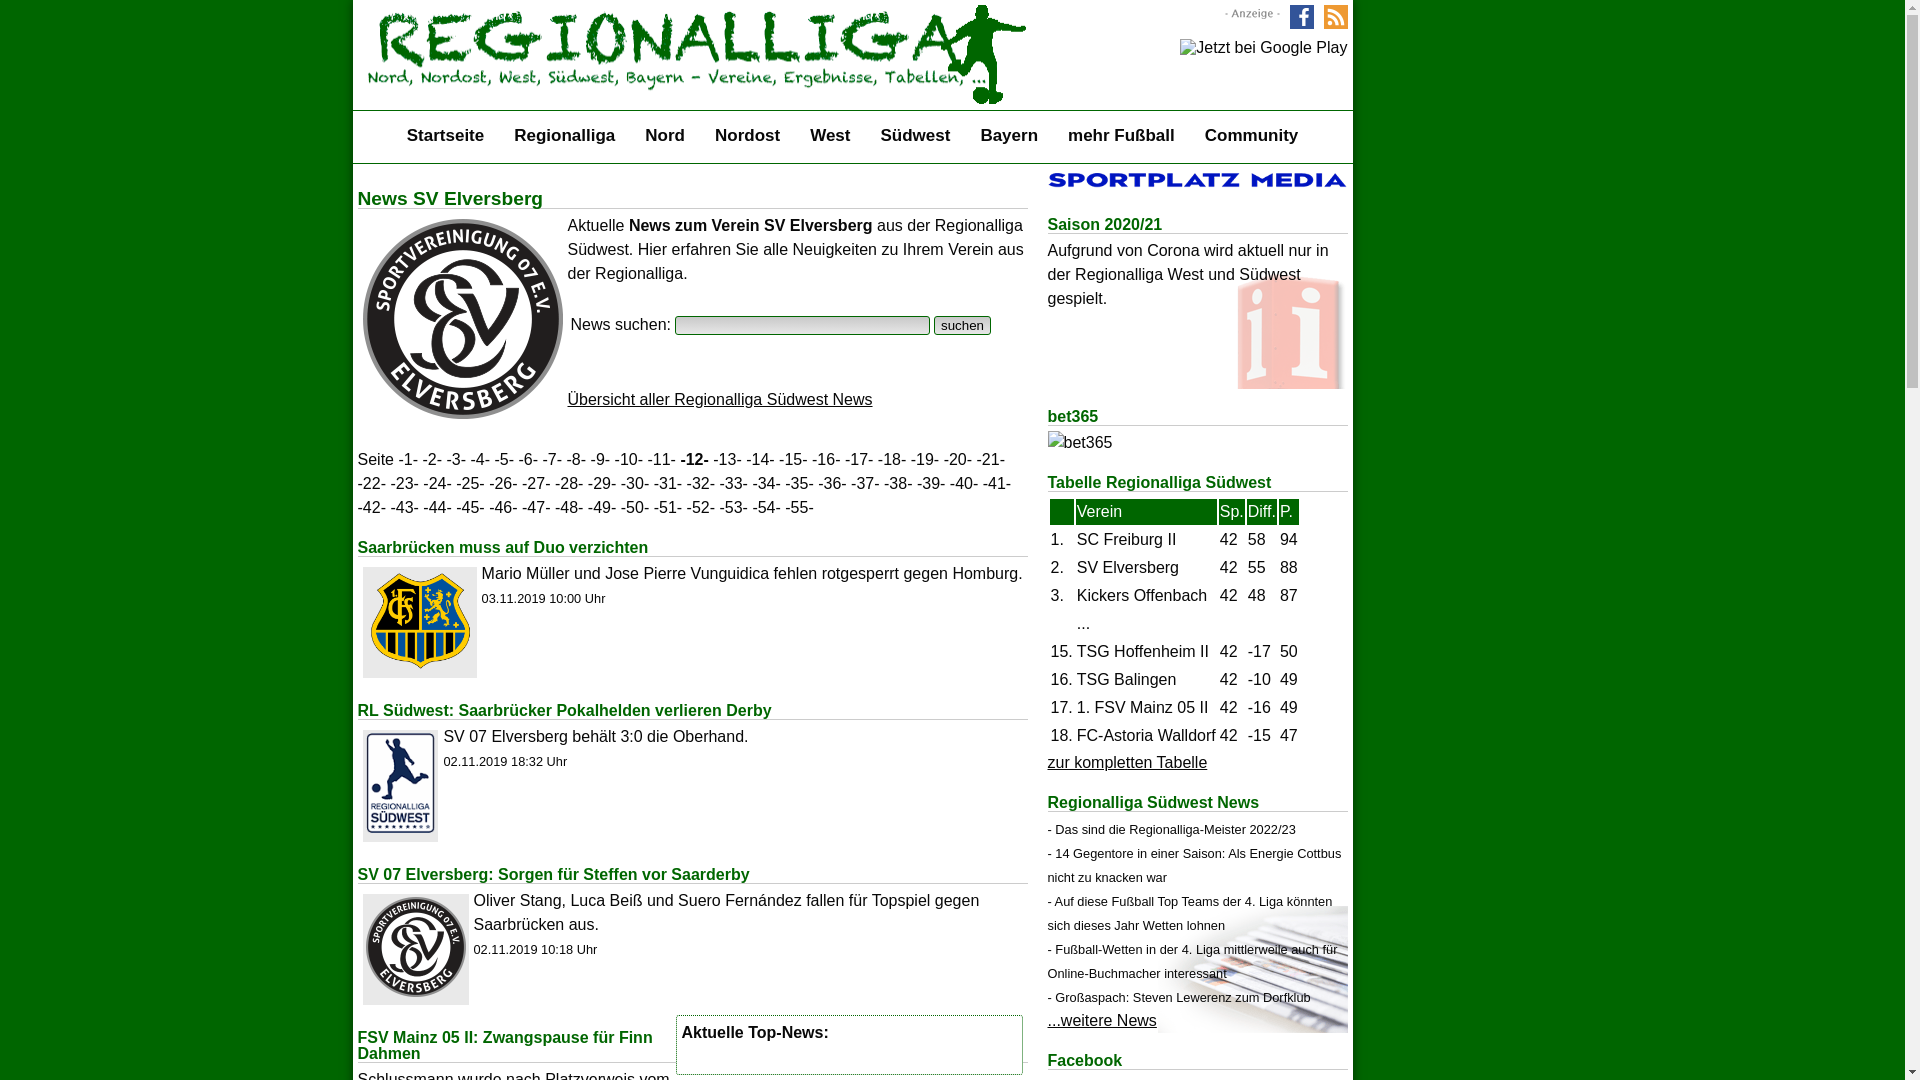 The width and height of the screenshot is (1920, 1080). Describe the element at coordinates (878, 459) in the screenshot. I see `'-18-'` at that location.